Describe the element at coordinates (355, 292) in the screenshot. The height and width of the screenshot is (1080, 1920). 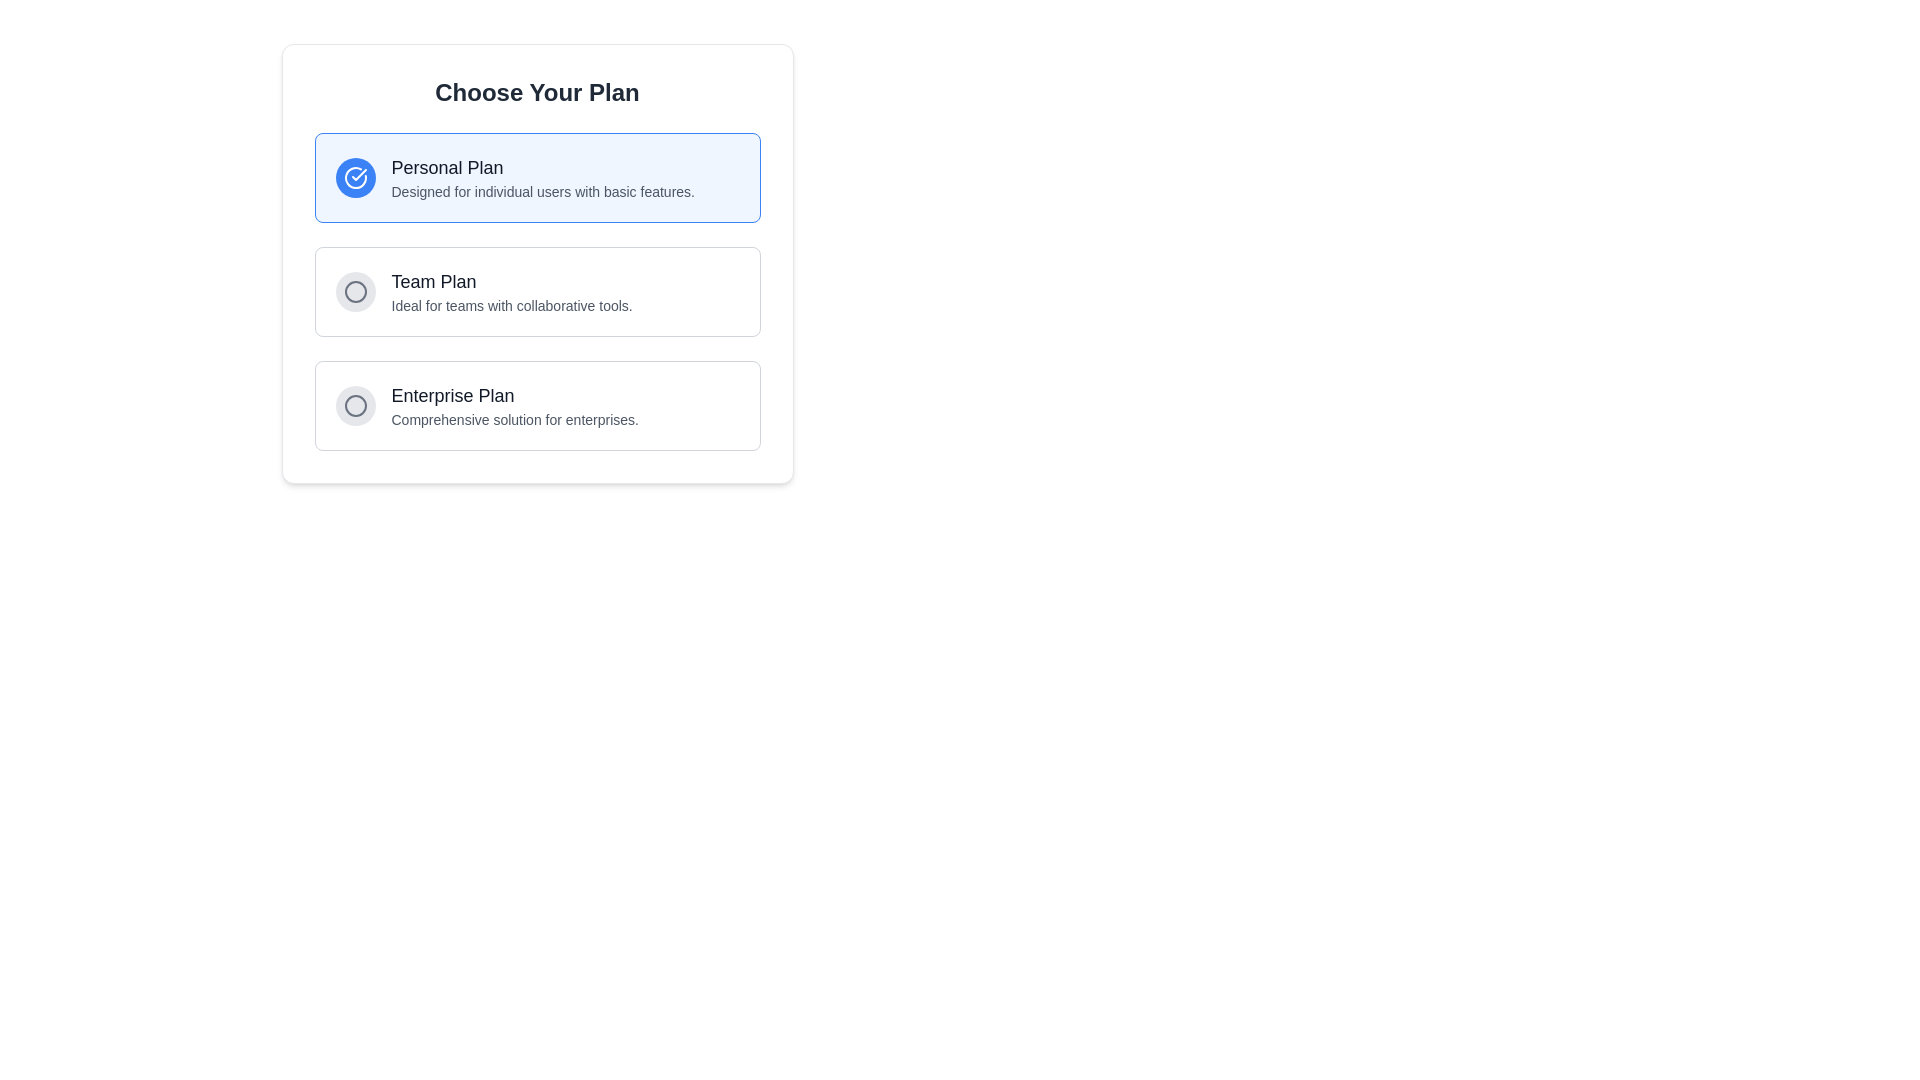
I see `the small circular icon with a gray border located in the 'Team Plan' option` at that location.